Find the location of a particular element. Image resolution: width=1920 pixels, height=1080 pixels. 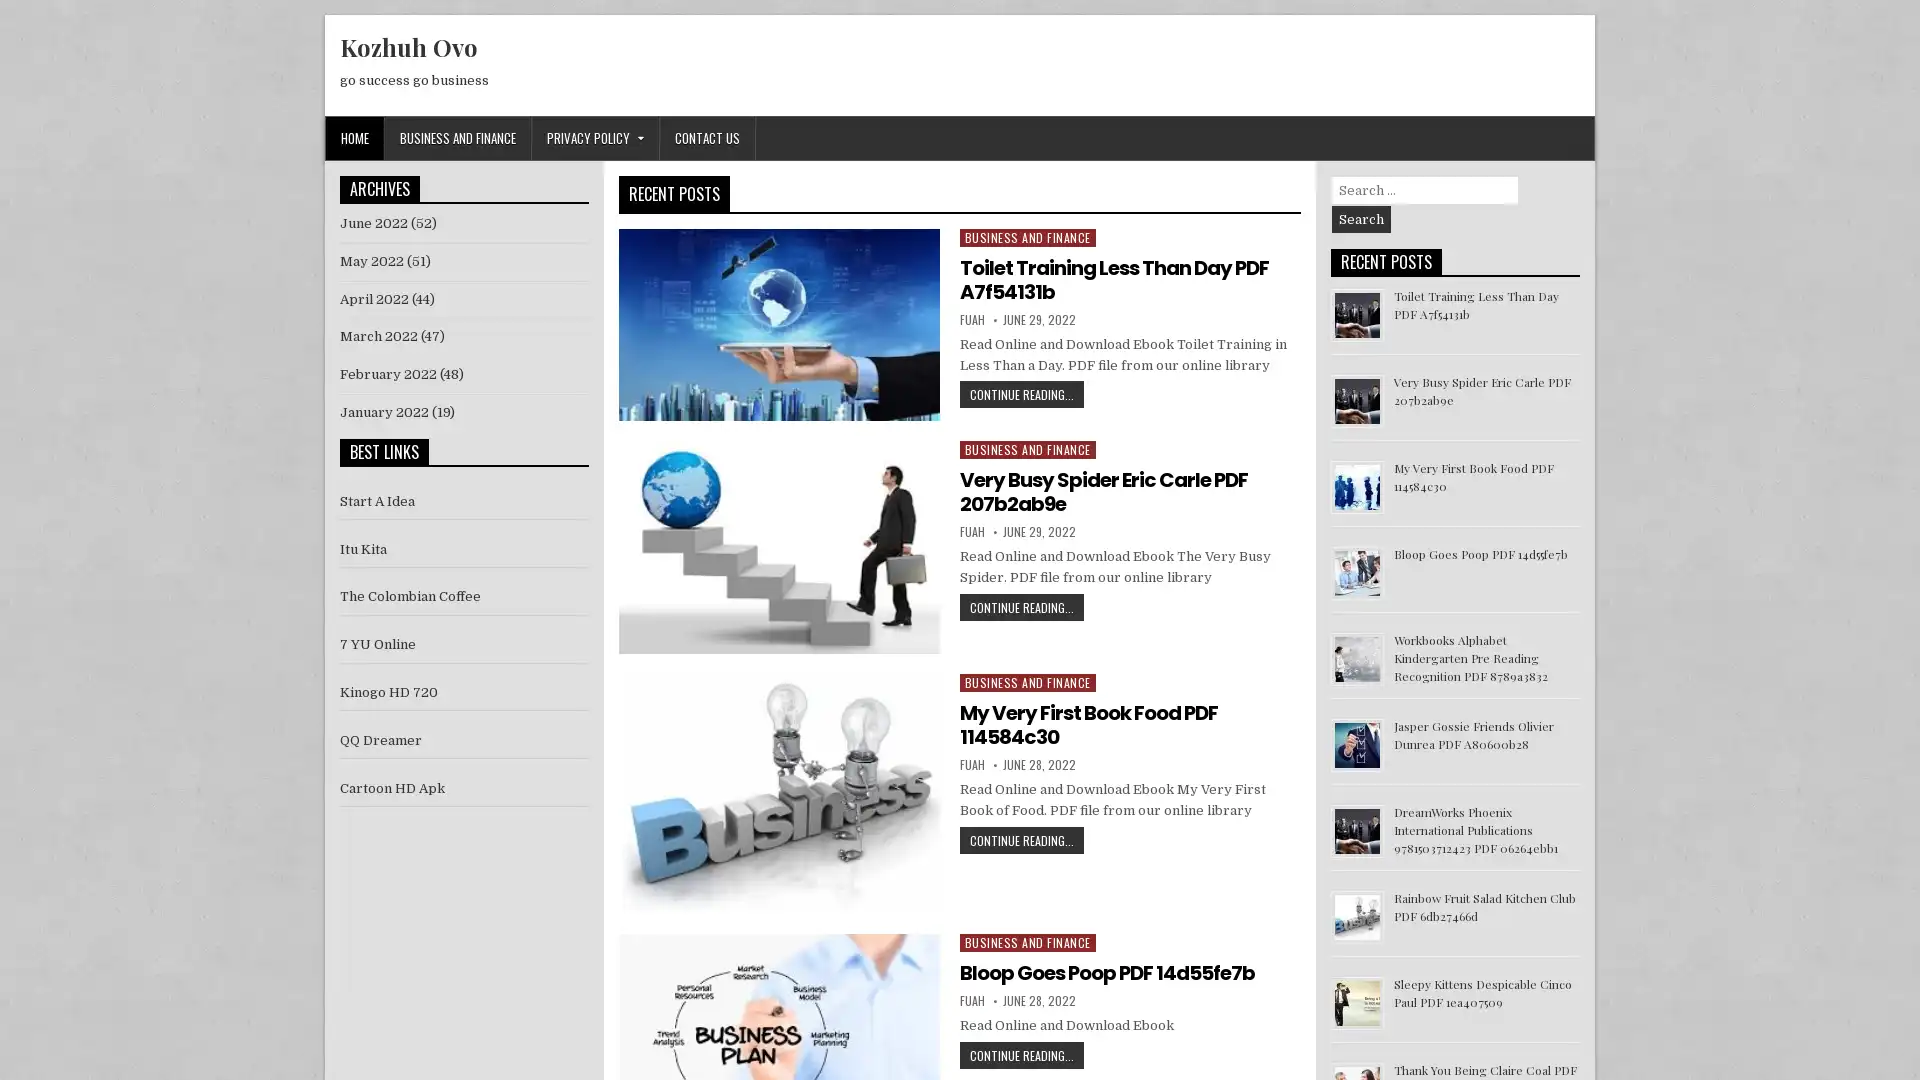

Search is located at coordinates (1360, 219).